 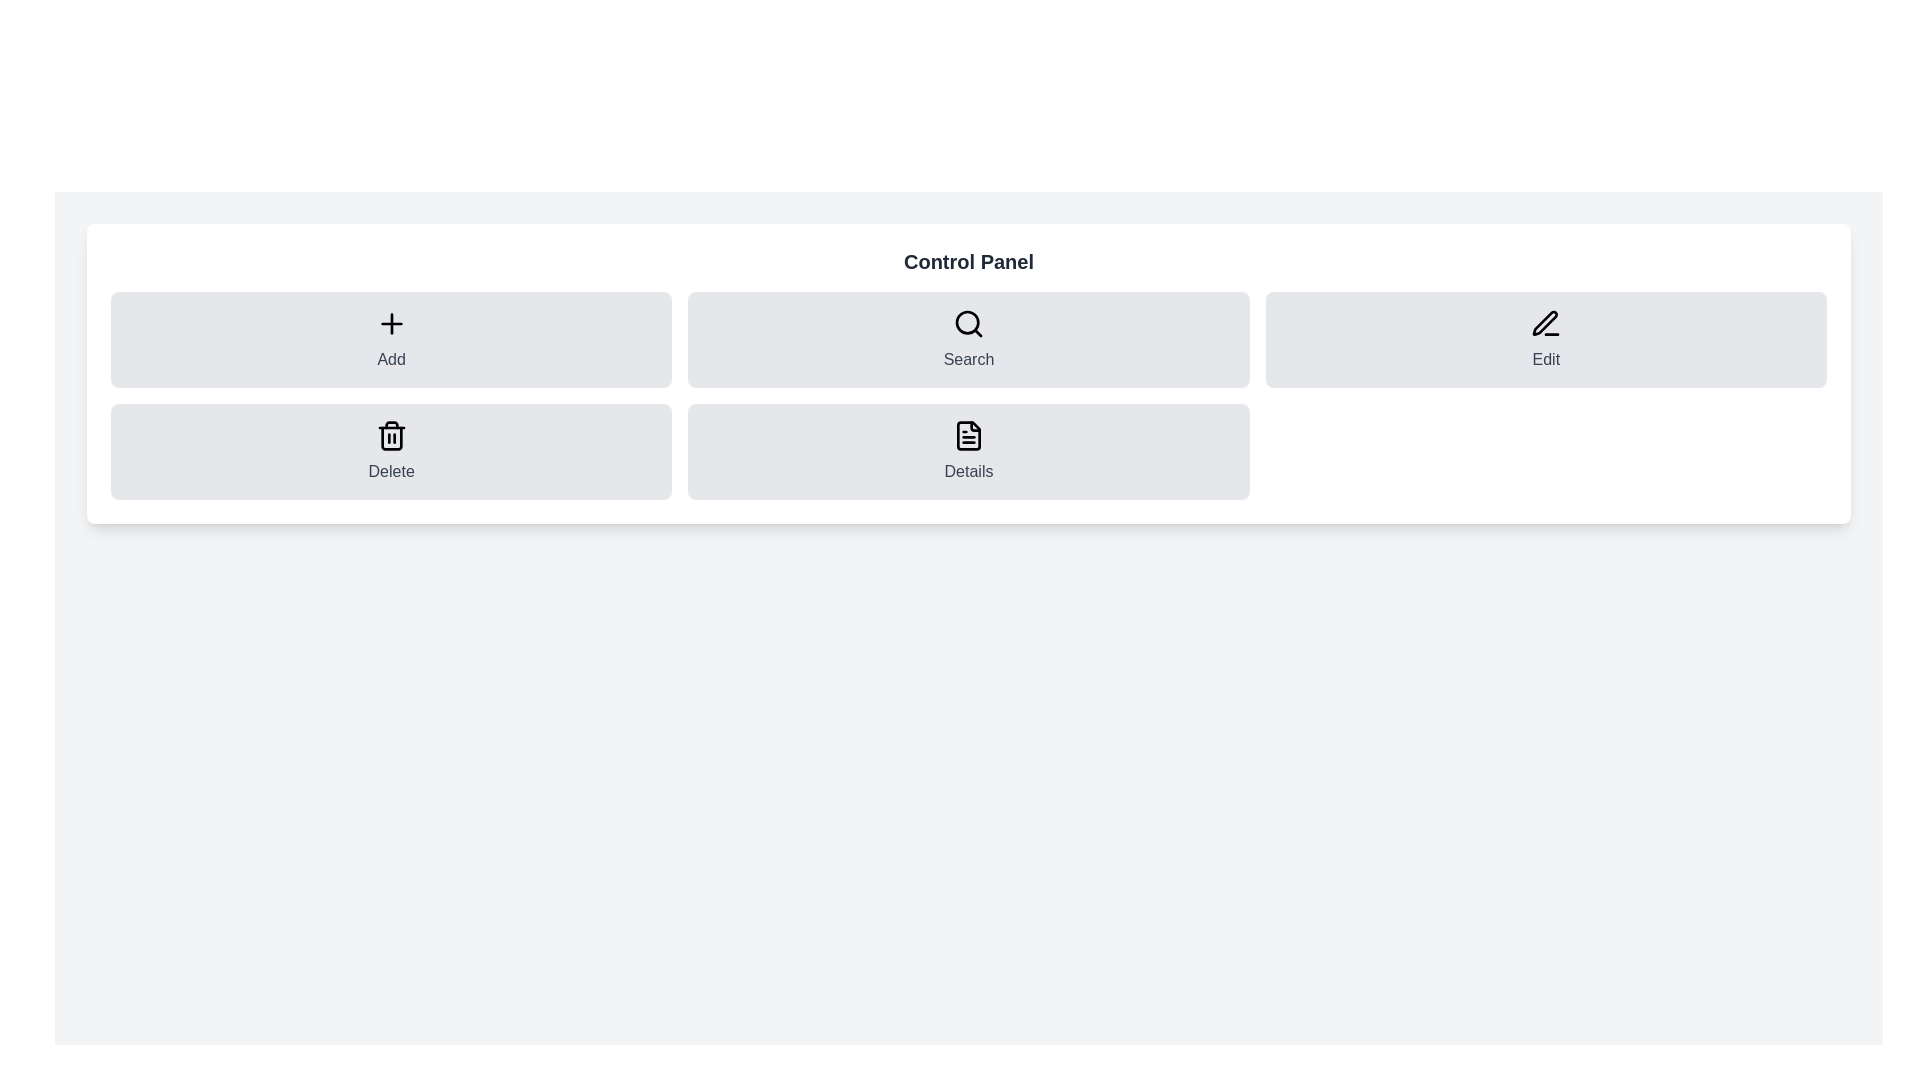 What do you see at coordinates (1544, 322) in the screenshot?
I see `the small pen-shaped icon located in the 'Edit' button area in the top-right section of the control panel interface` at bounding box center [1544, 322].